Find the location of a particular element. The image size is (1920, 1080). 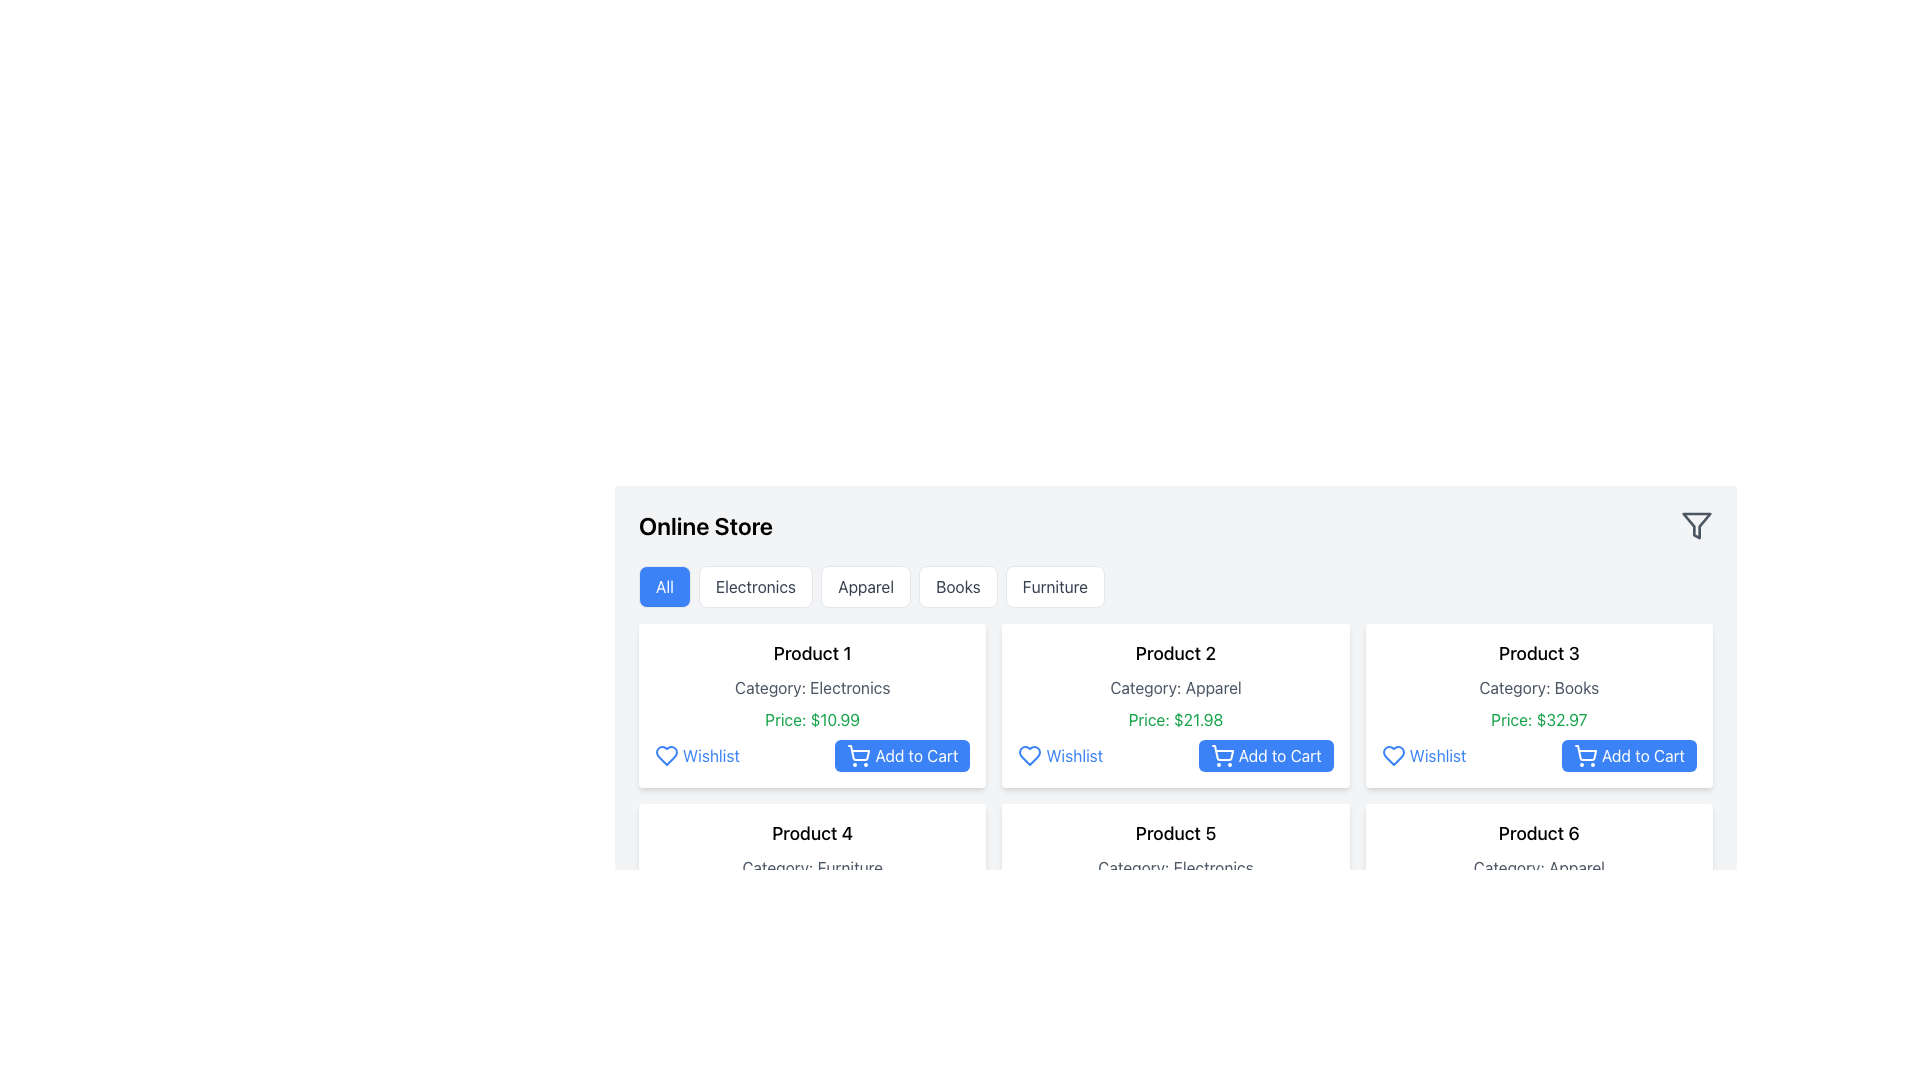

the shopping cart icon within the 'Add to Cart' button for 'Product 3', which is styled as an outline drawing and located on the left side of the button is located at coordinates (1584, 756).